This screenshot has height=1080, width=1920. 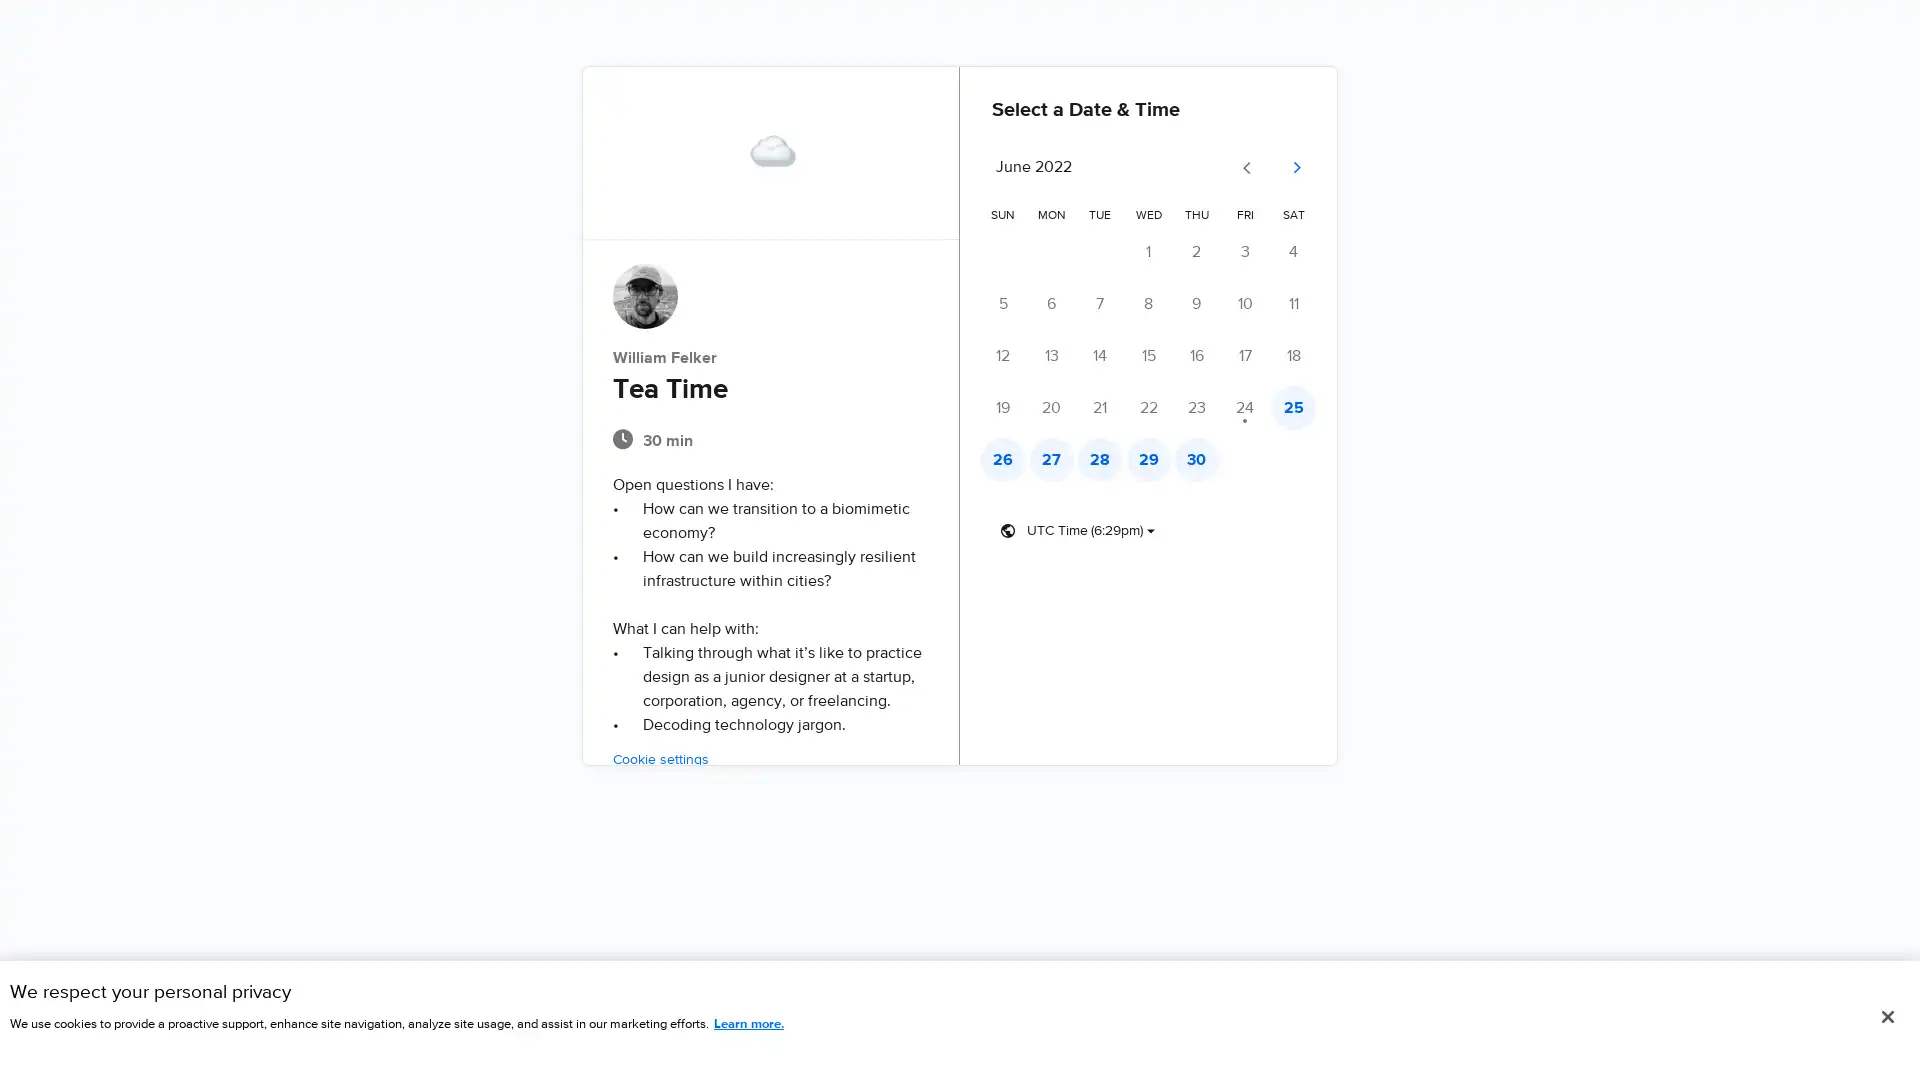 What do you see at coordinates (1209, 459) in the screenshot?
I see `Thursday, June 30 - Times available` at bounding box center [1209, 459].